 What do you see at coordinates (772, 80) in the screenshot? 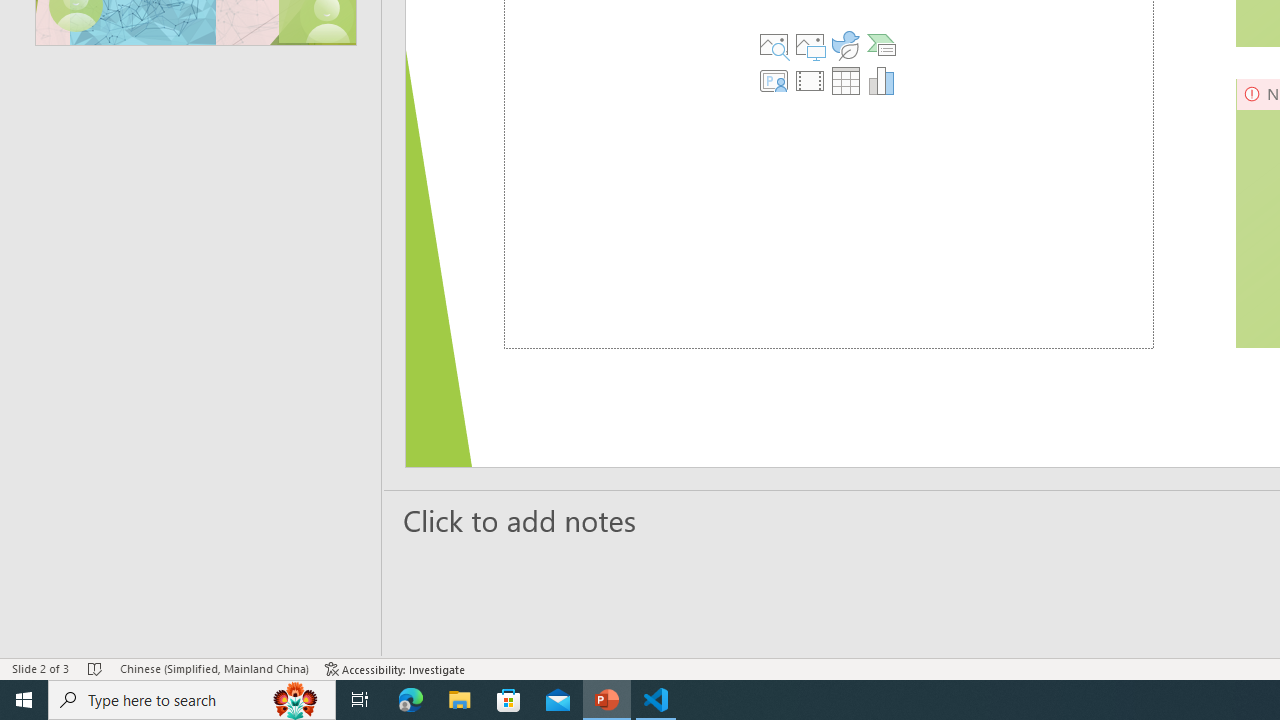
I see `'Insert Cameo'` at bounding box center [772, 80].